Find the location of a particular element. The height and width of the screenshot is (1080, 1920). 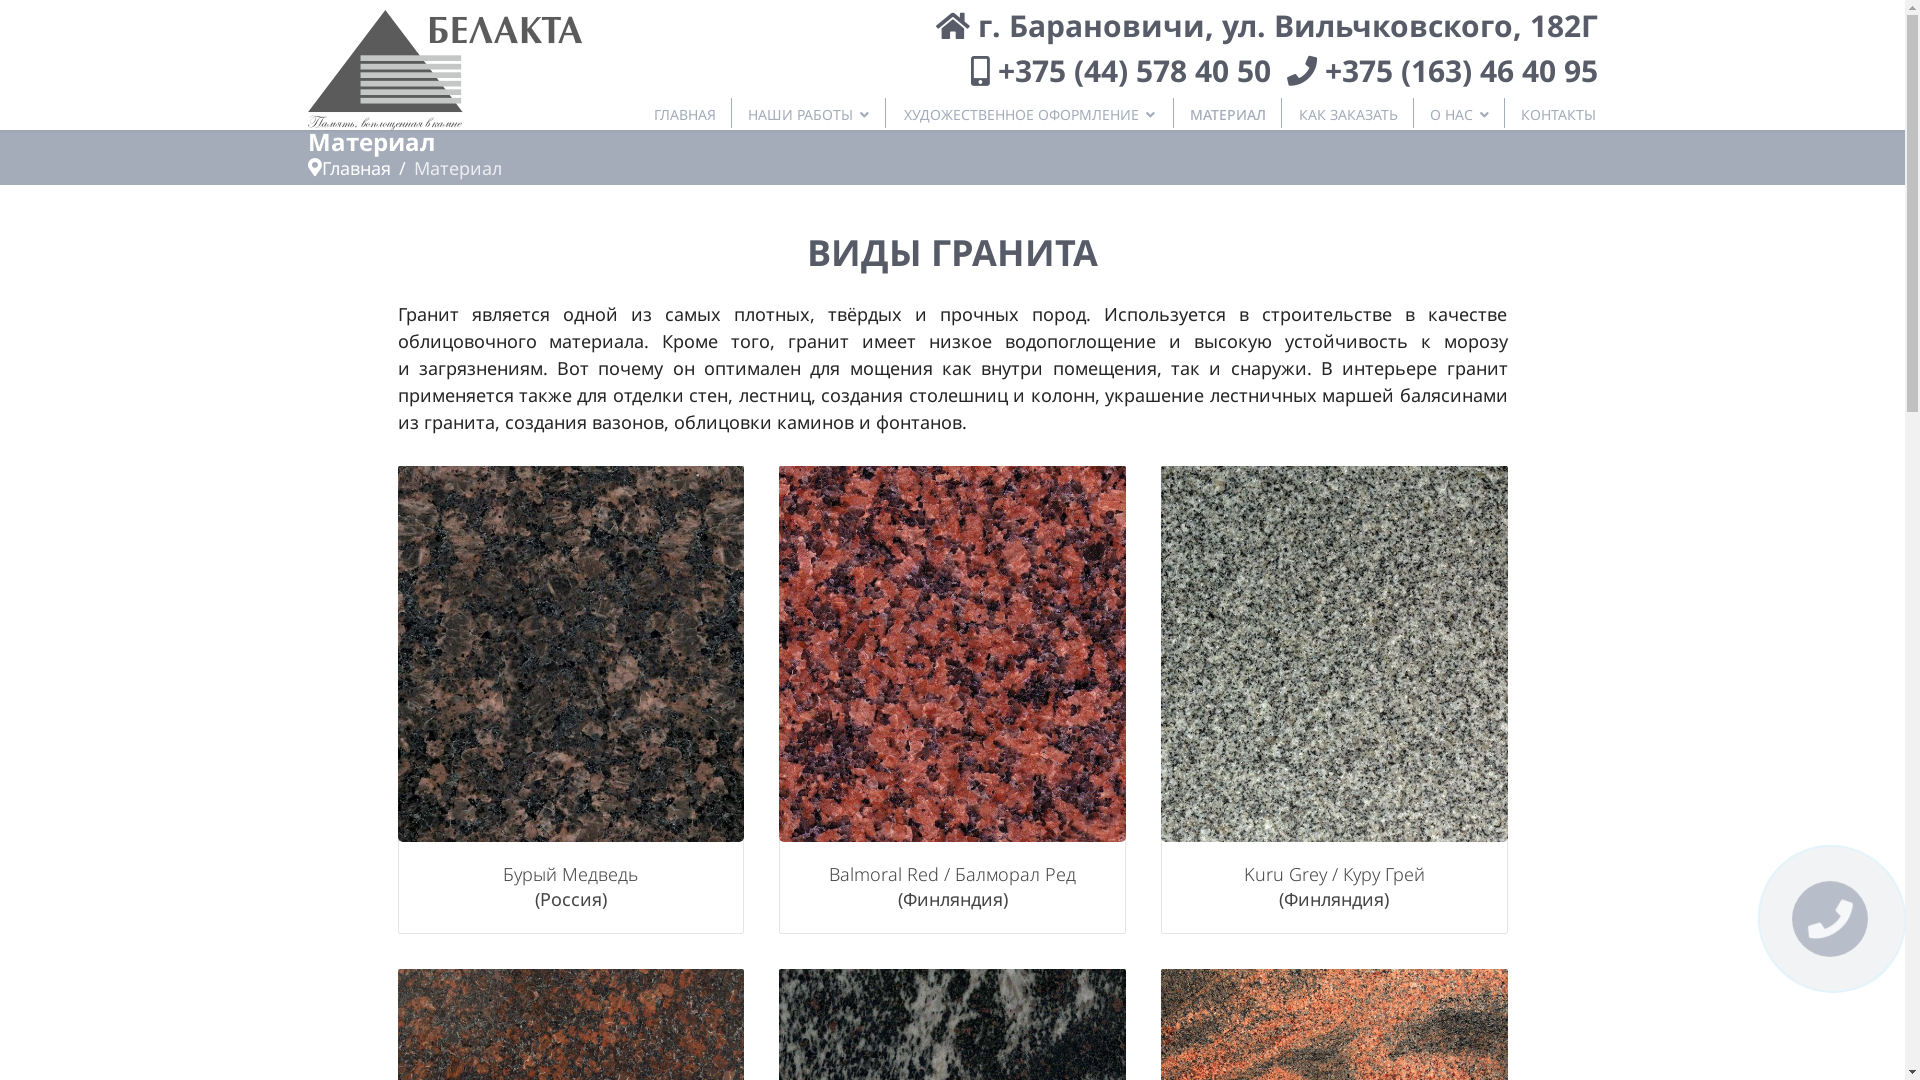

'+375 (163) 46 40 95' is located at coordinates (1460, 69).